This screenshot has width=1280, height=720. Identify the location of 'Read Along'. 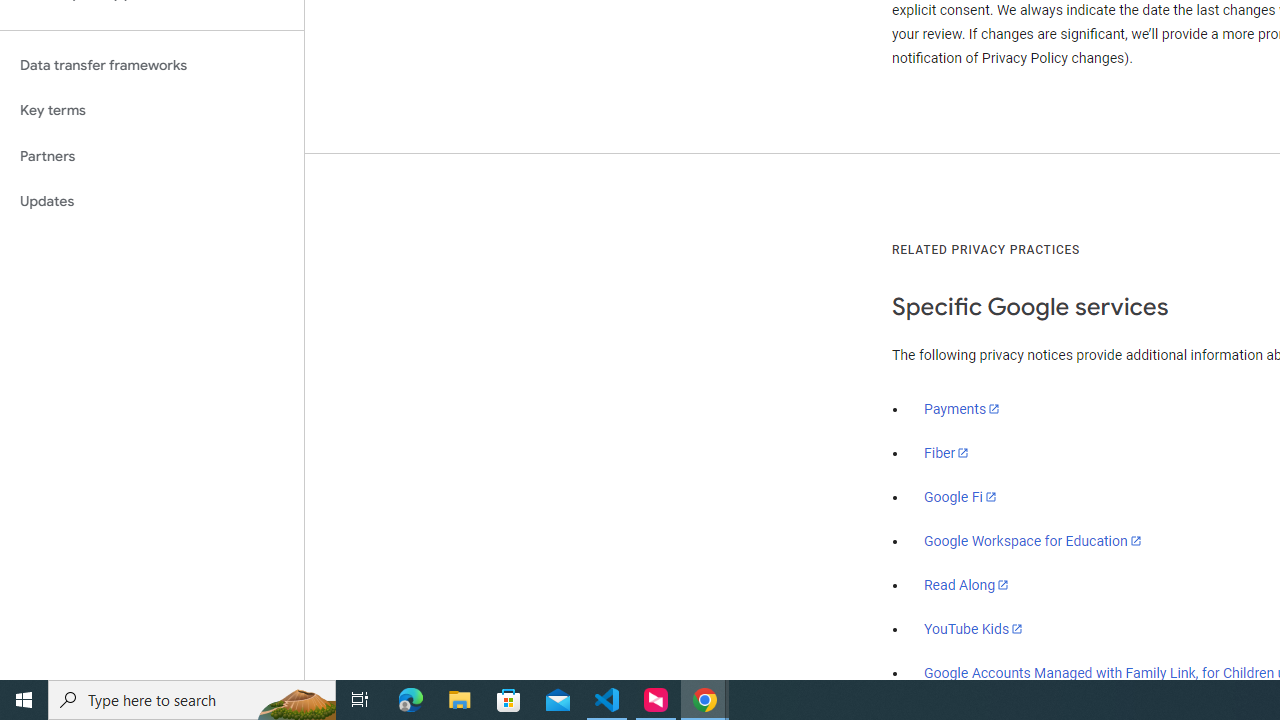
(967, 585).